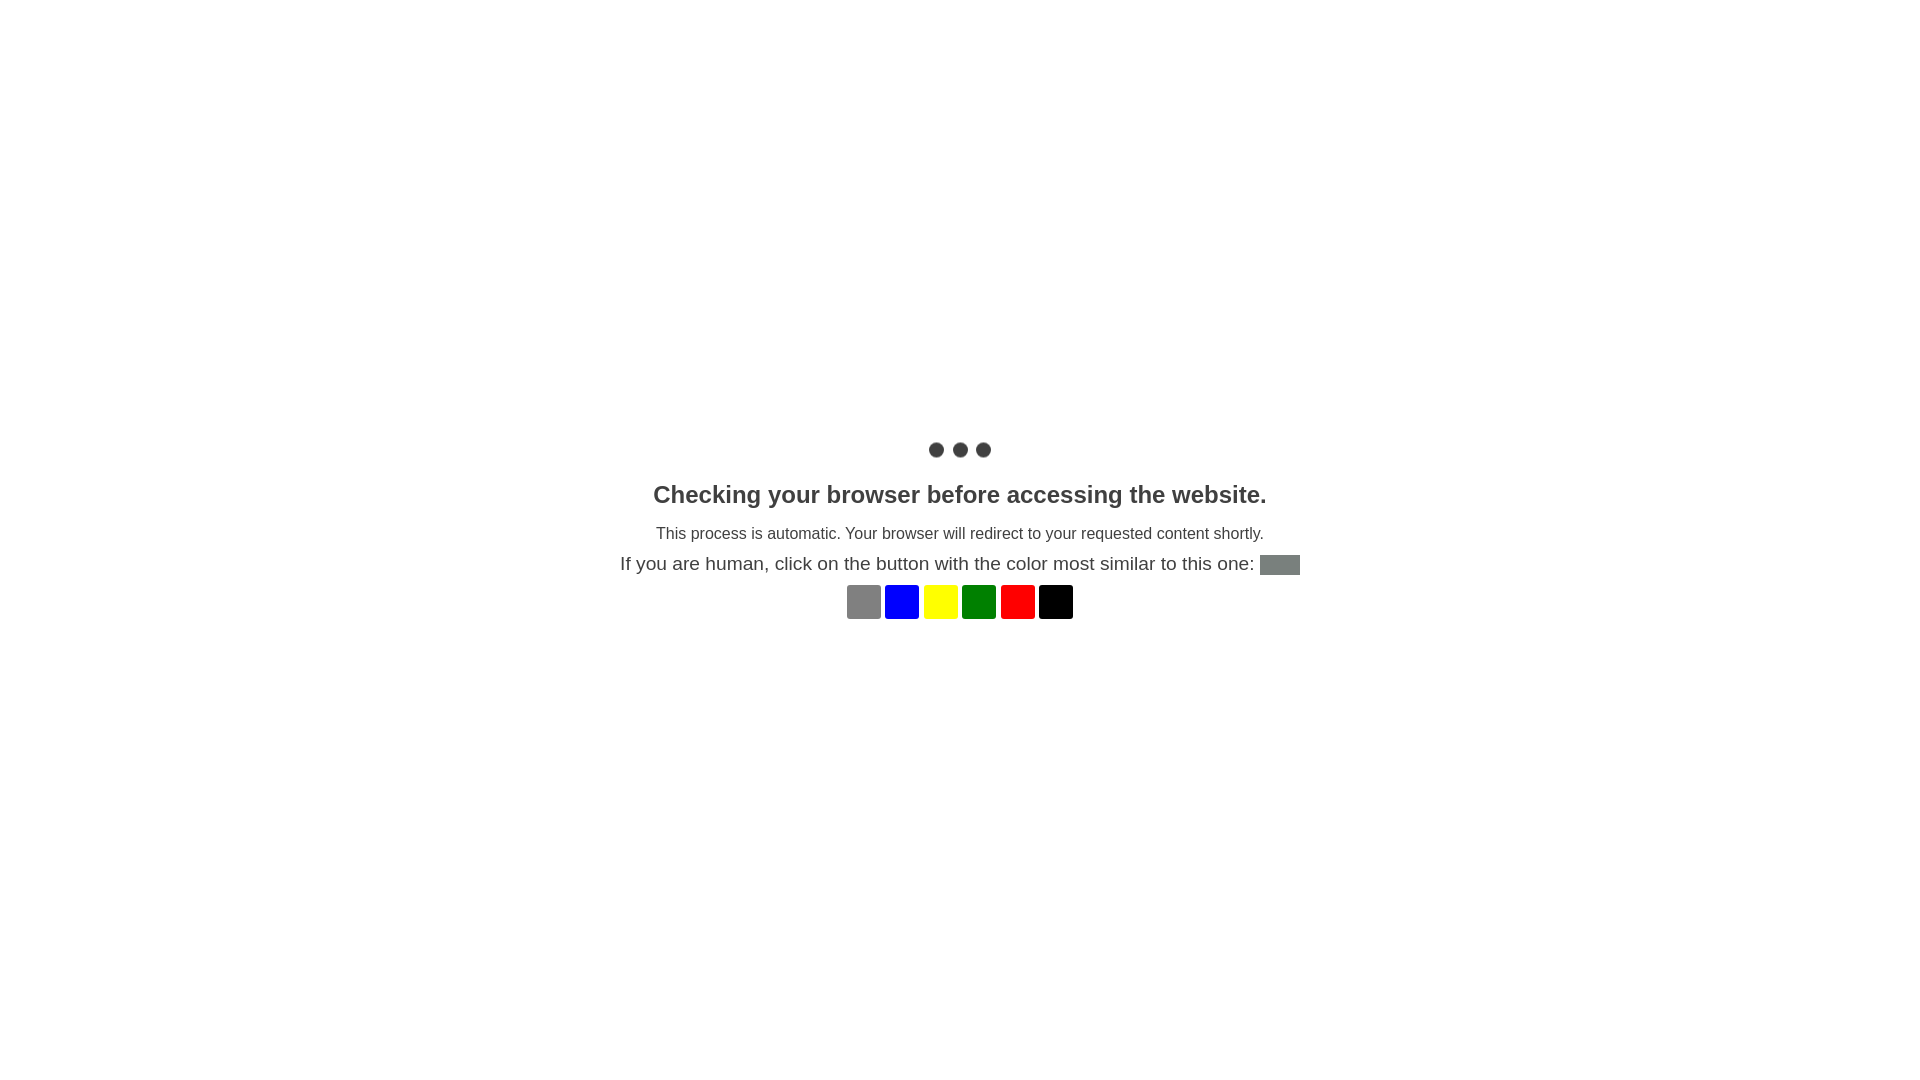 This screenshot has width=1920, height=1080. What do you see at coordinates (1017, 600) in the screenshot?
I see `'RED'` at bounding box center [1017, 600].